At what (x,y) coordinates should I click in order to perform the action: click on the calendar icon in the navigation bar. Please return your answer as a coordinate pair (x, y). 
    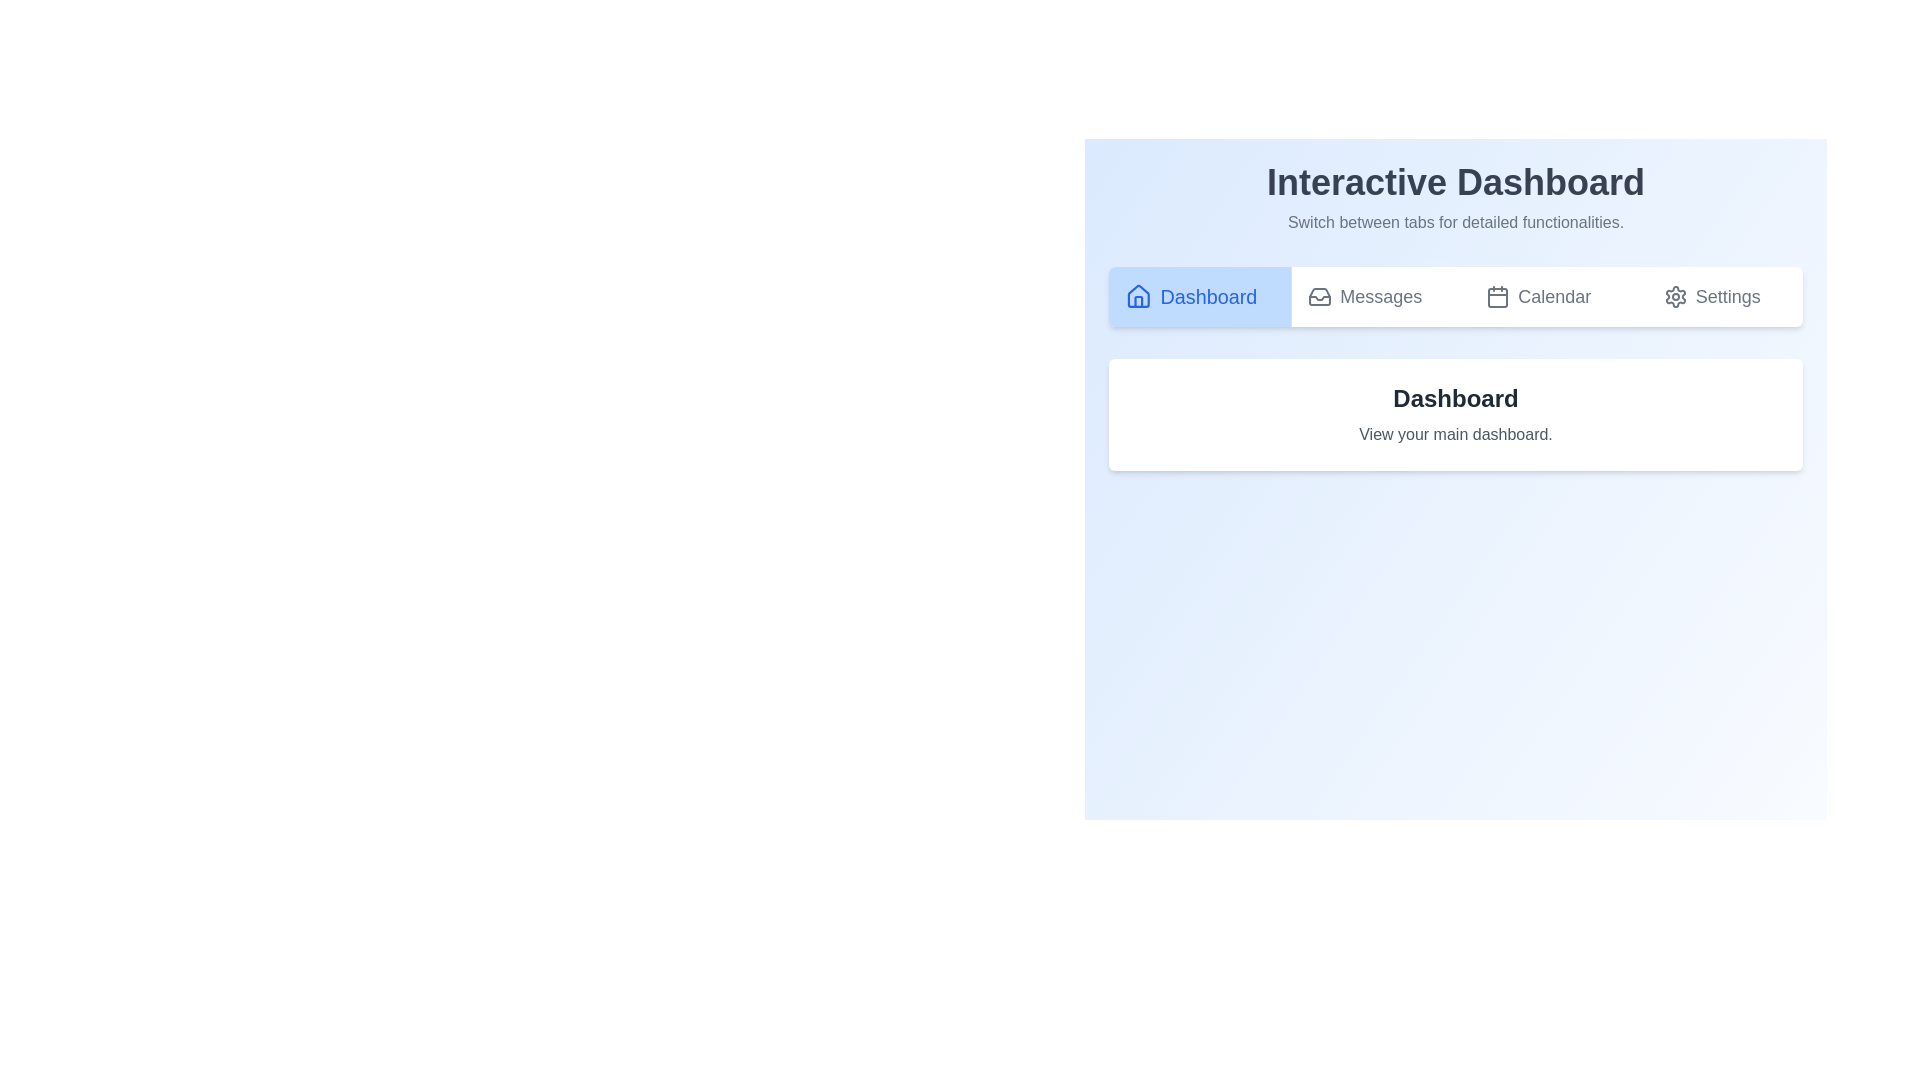
    Looking at the image, I should click on (1497, 297).